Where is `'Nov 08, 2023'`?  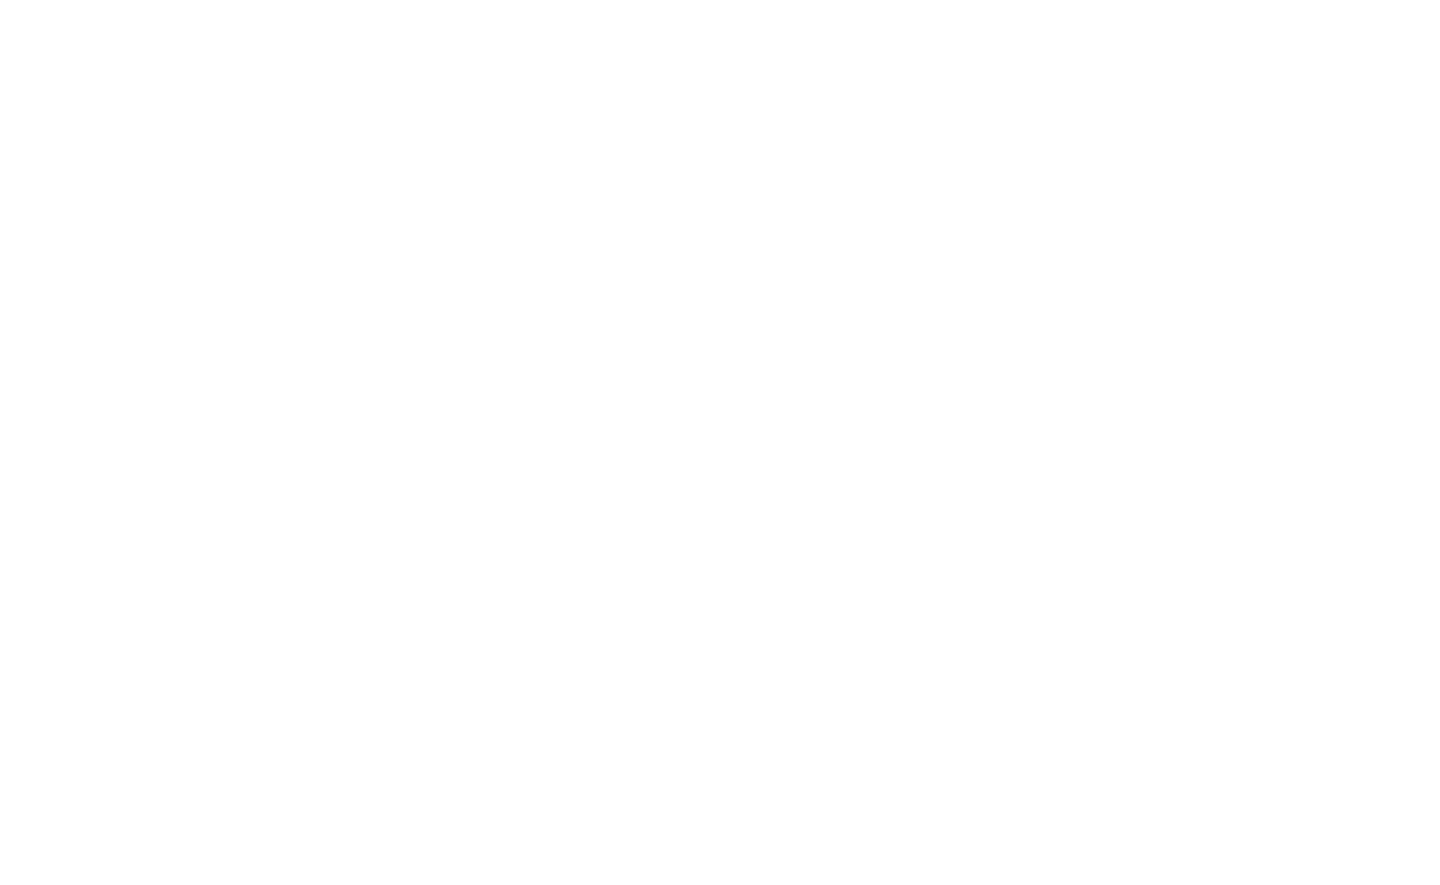
'Nov 08, 2023' is located at coordinates (238, 295).